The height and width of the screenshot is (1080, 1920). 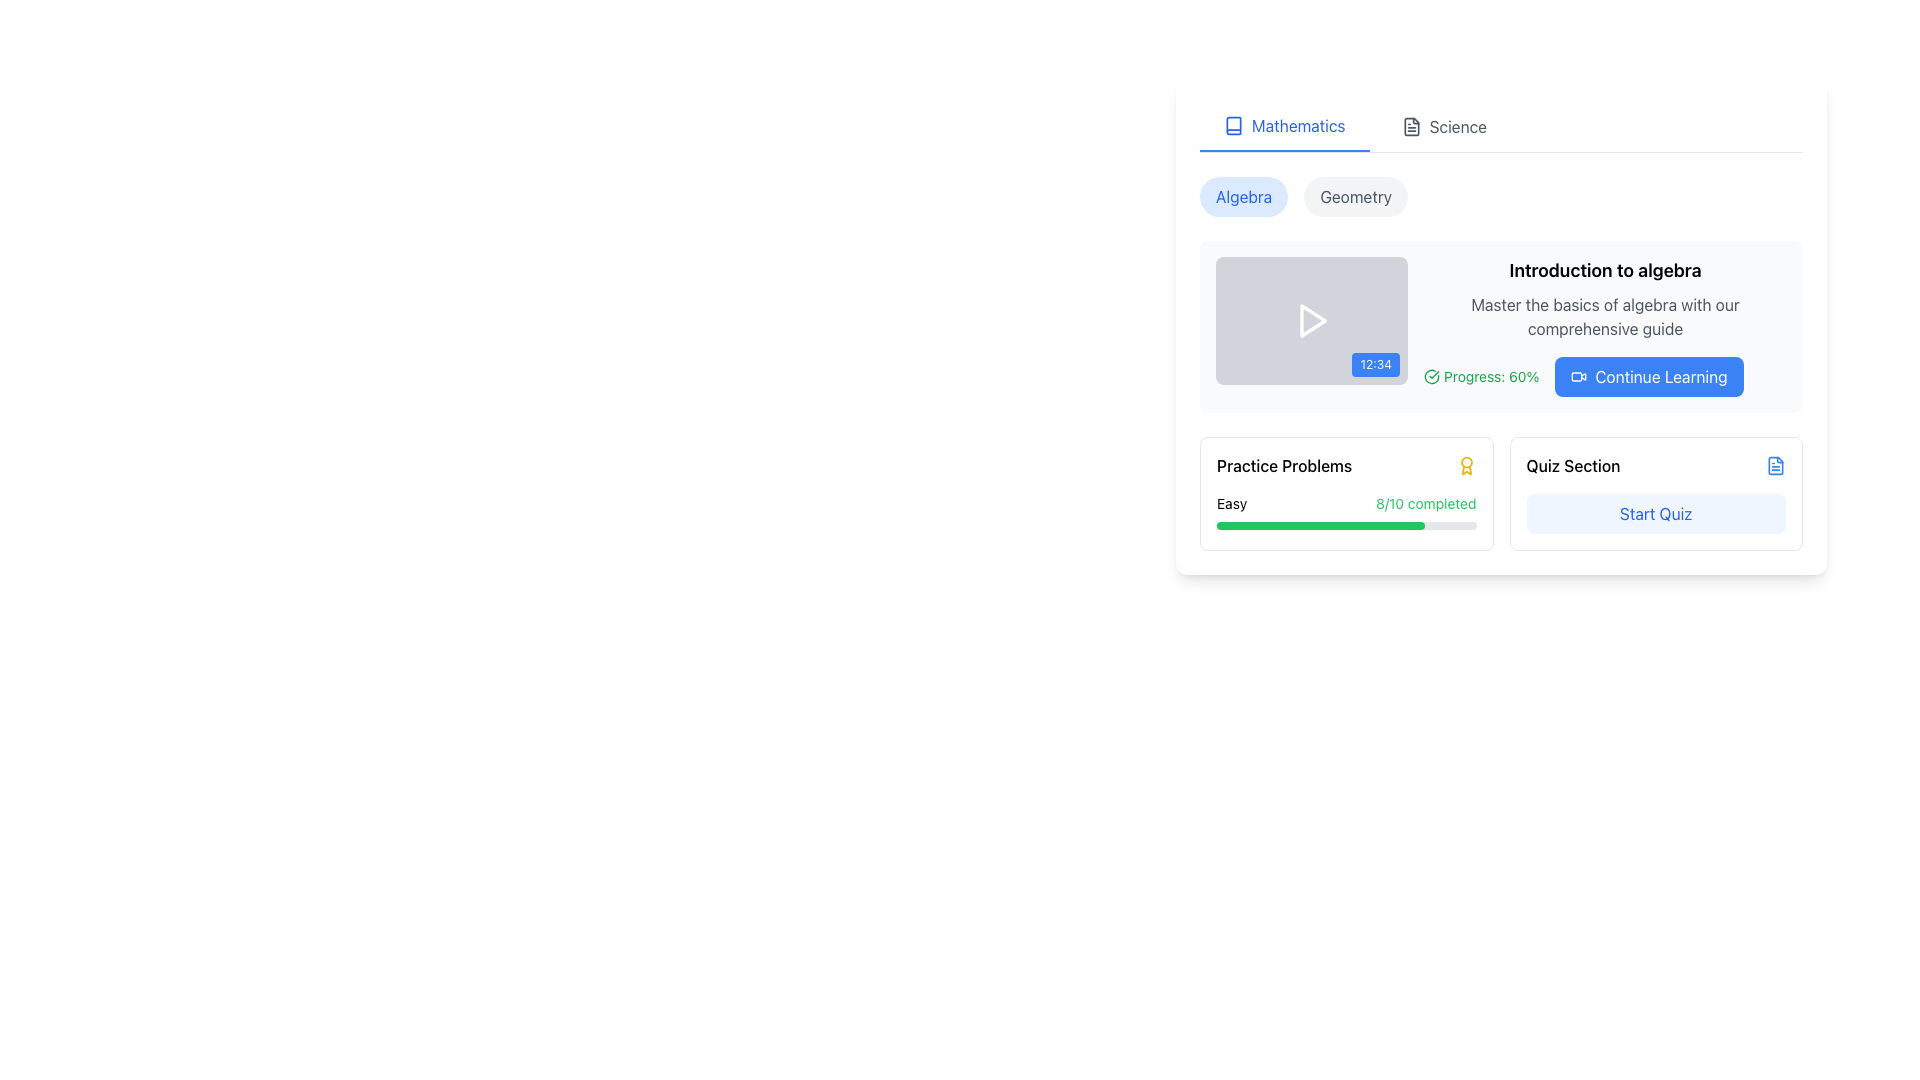 What do you see at coordinates (1375, 365) in the screenshot?
I see `the Text Label located in the bottom-right corner of the video card, which serves as a time duration or timestamp indicator` at bounding box center [1375, 365].